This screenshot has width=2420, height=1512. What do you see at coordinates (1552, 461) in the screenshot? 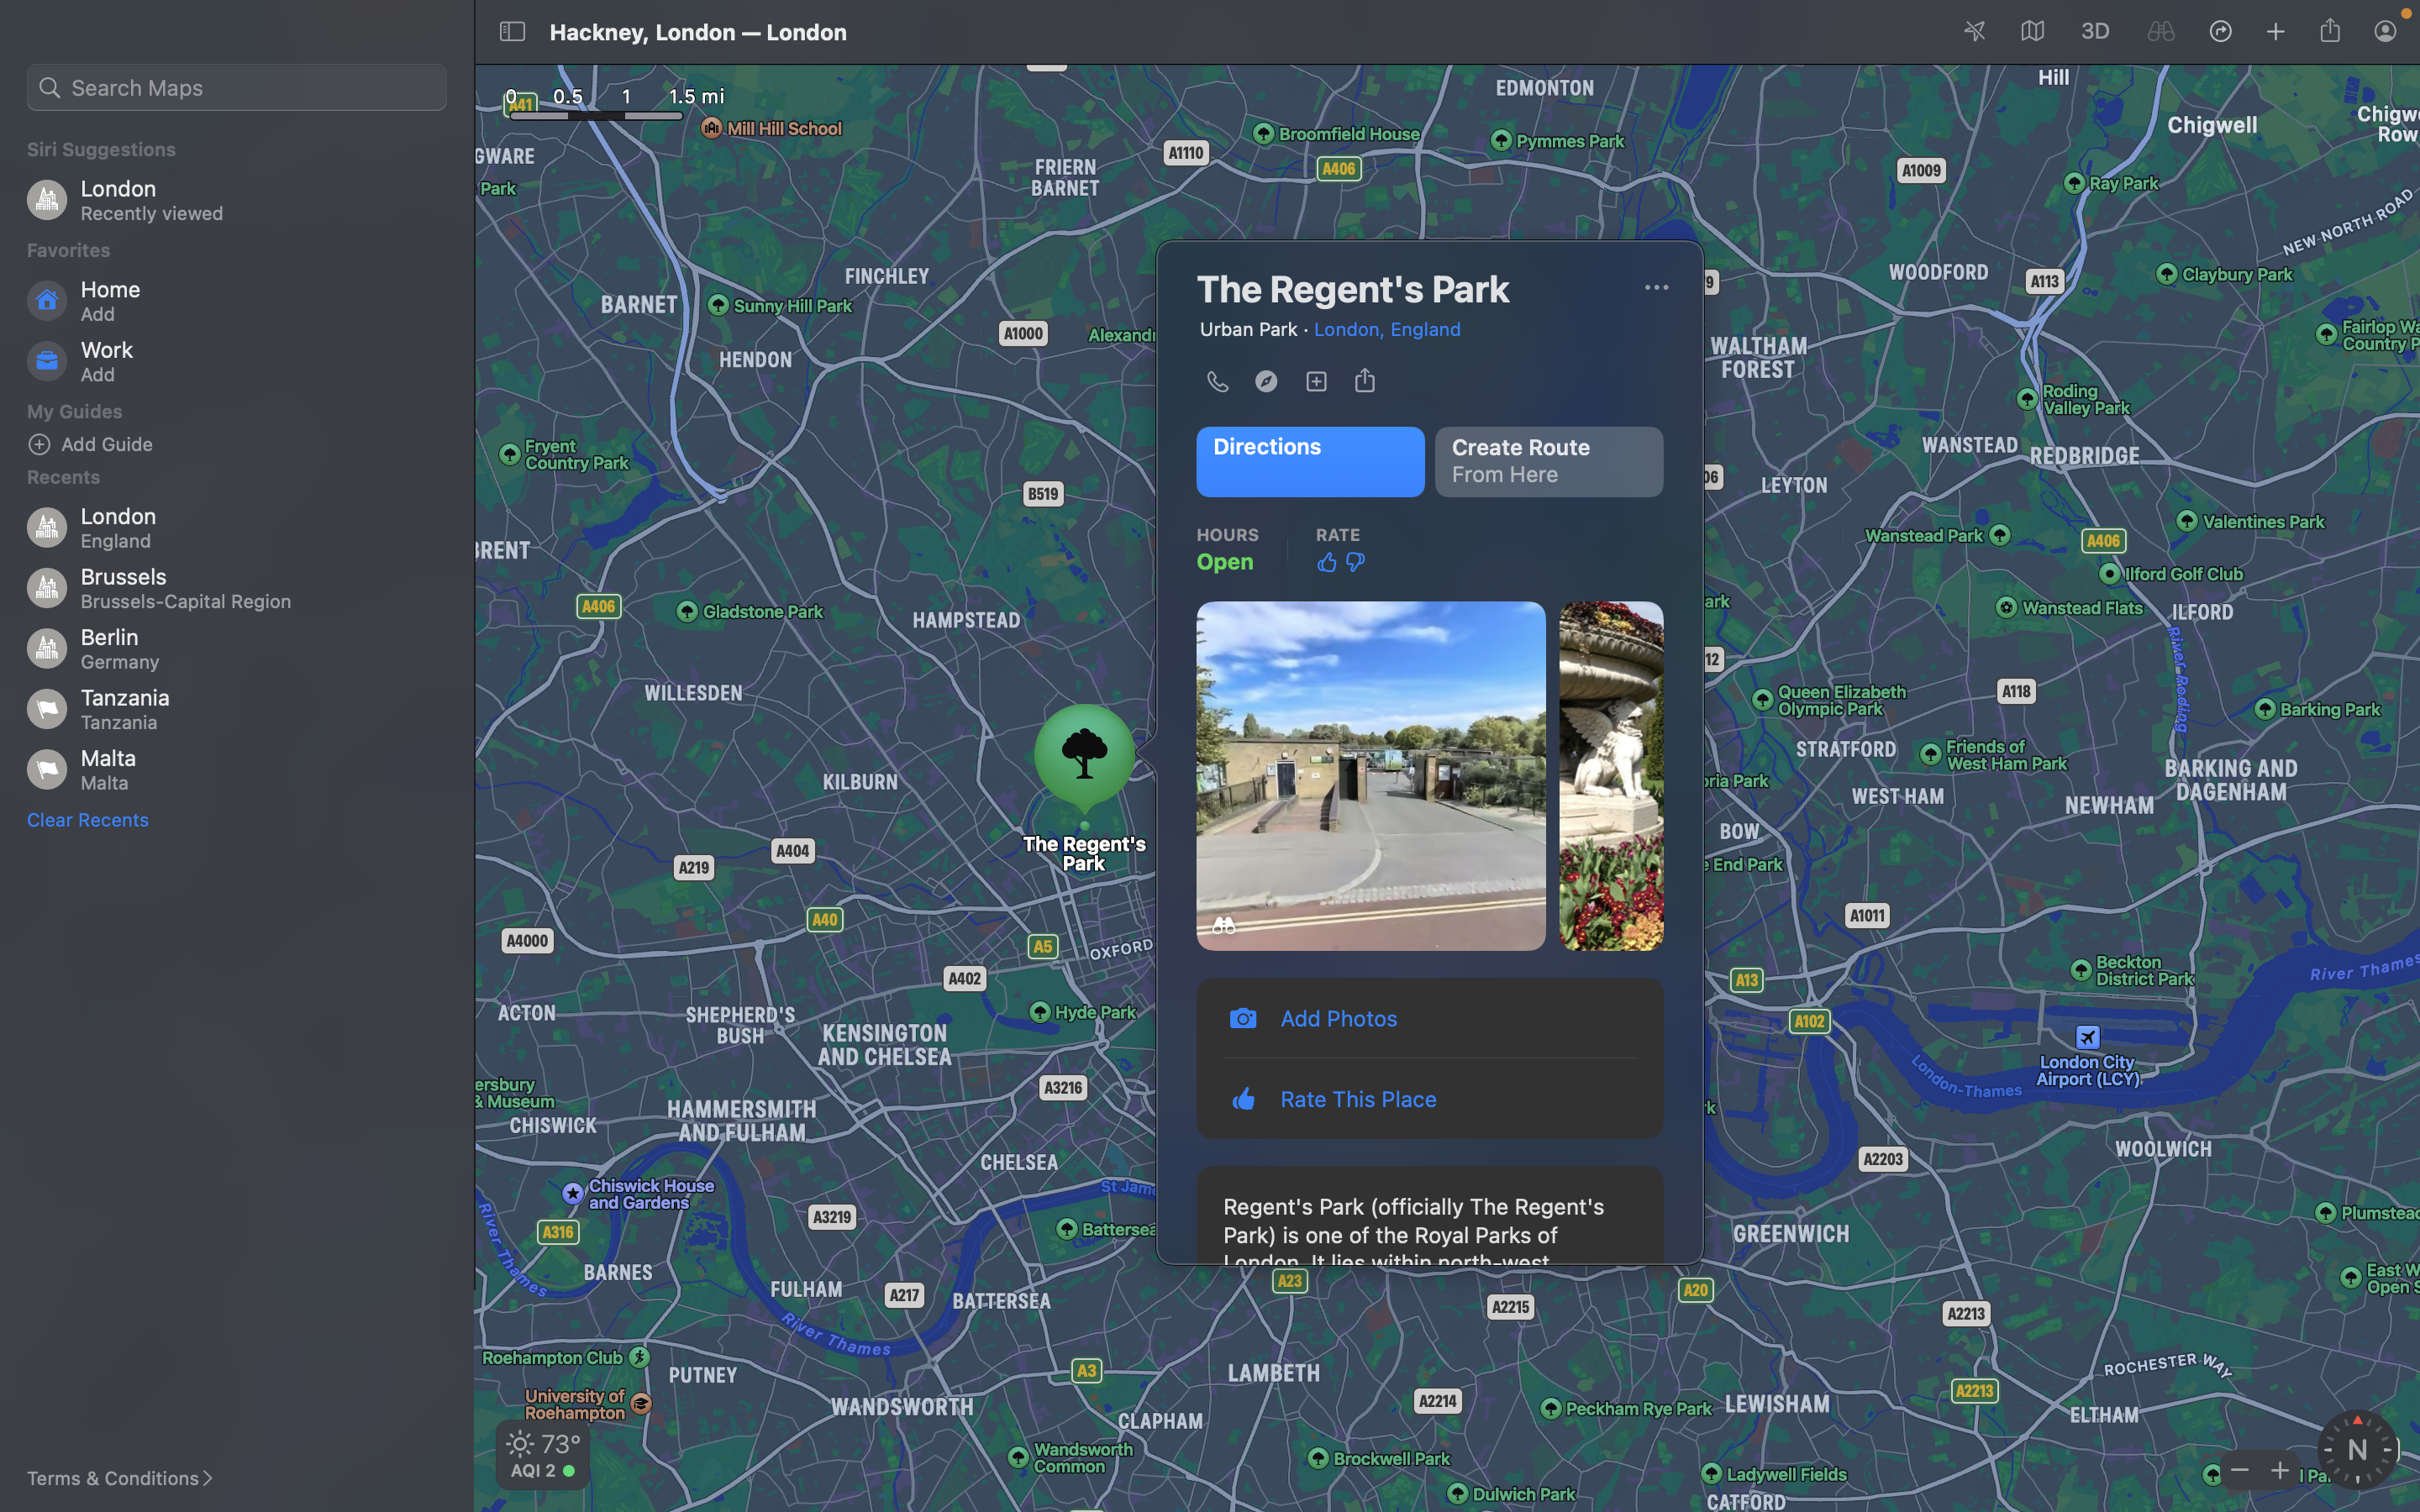
I see `Develop a navigation path from the Regent"s park` at bounding box center [1552, 461].